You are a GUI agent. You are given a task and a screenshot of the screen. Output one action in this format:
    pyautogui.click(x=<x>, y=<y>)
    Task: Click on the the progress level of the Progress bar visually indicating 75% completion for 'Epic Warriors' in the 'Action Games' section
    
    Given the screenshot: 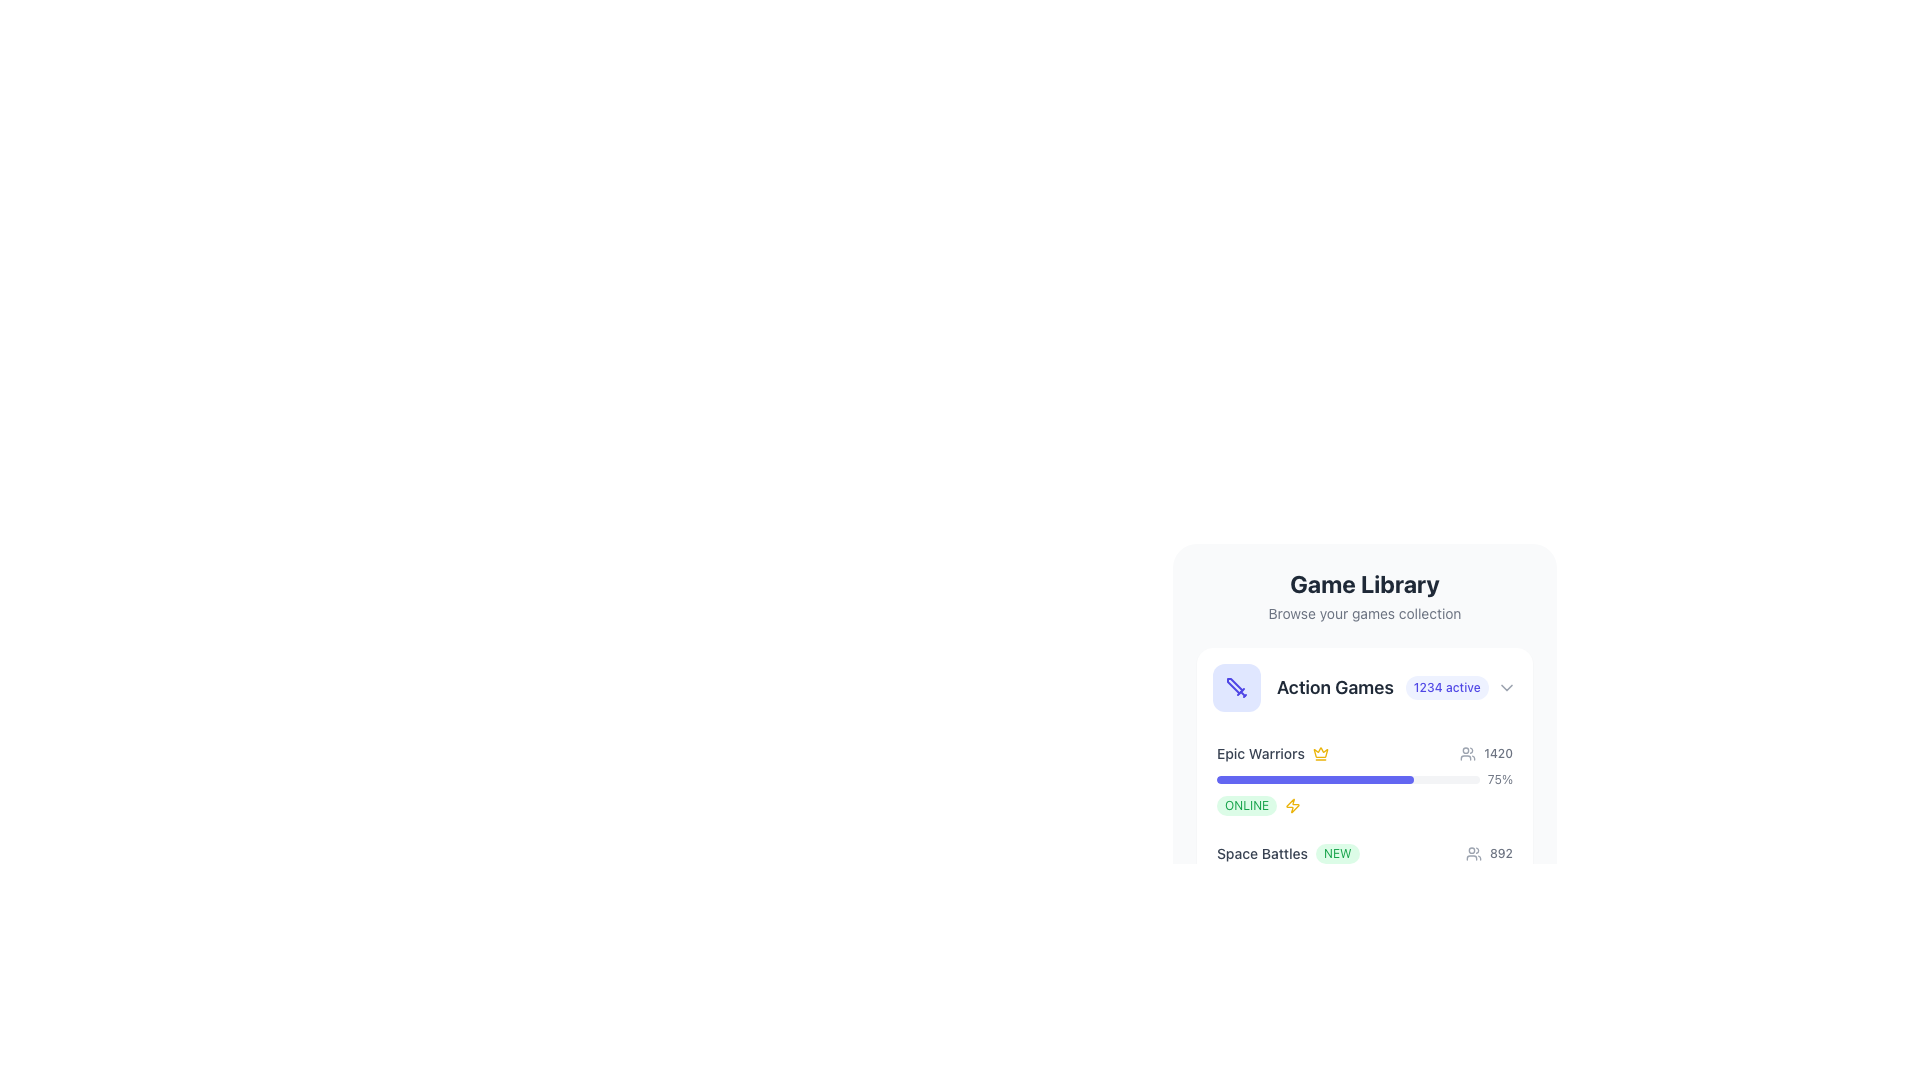 What is the action you would take?
    pyautogui.click(x=1348, y=778)
    